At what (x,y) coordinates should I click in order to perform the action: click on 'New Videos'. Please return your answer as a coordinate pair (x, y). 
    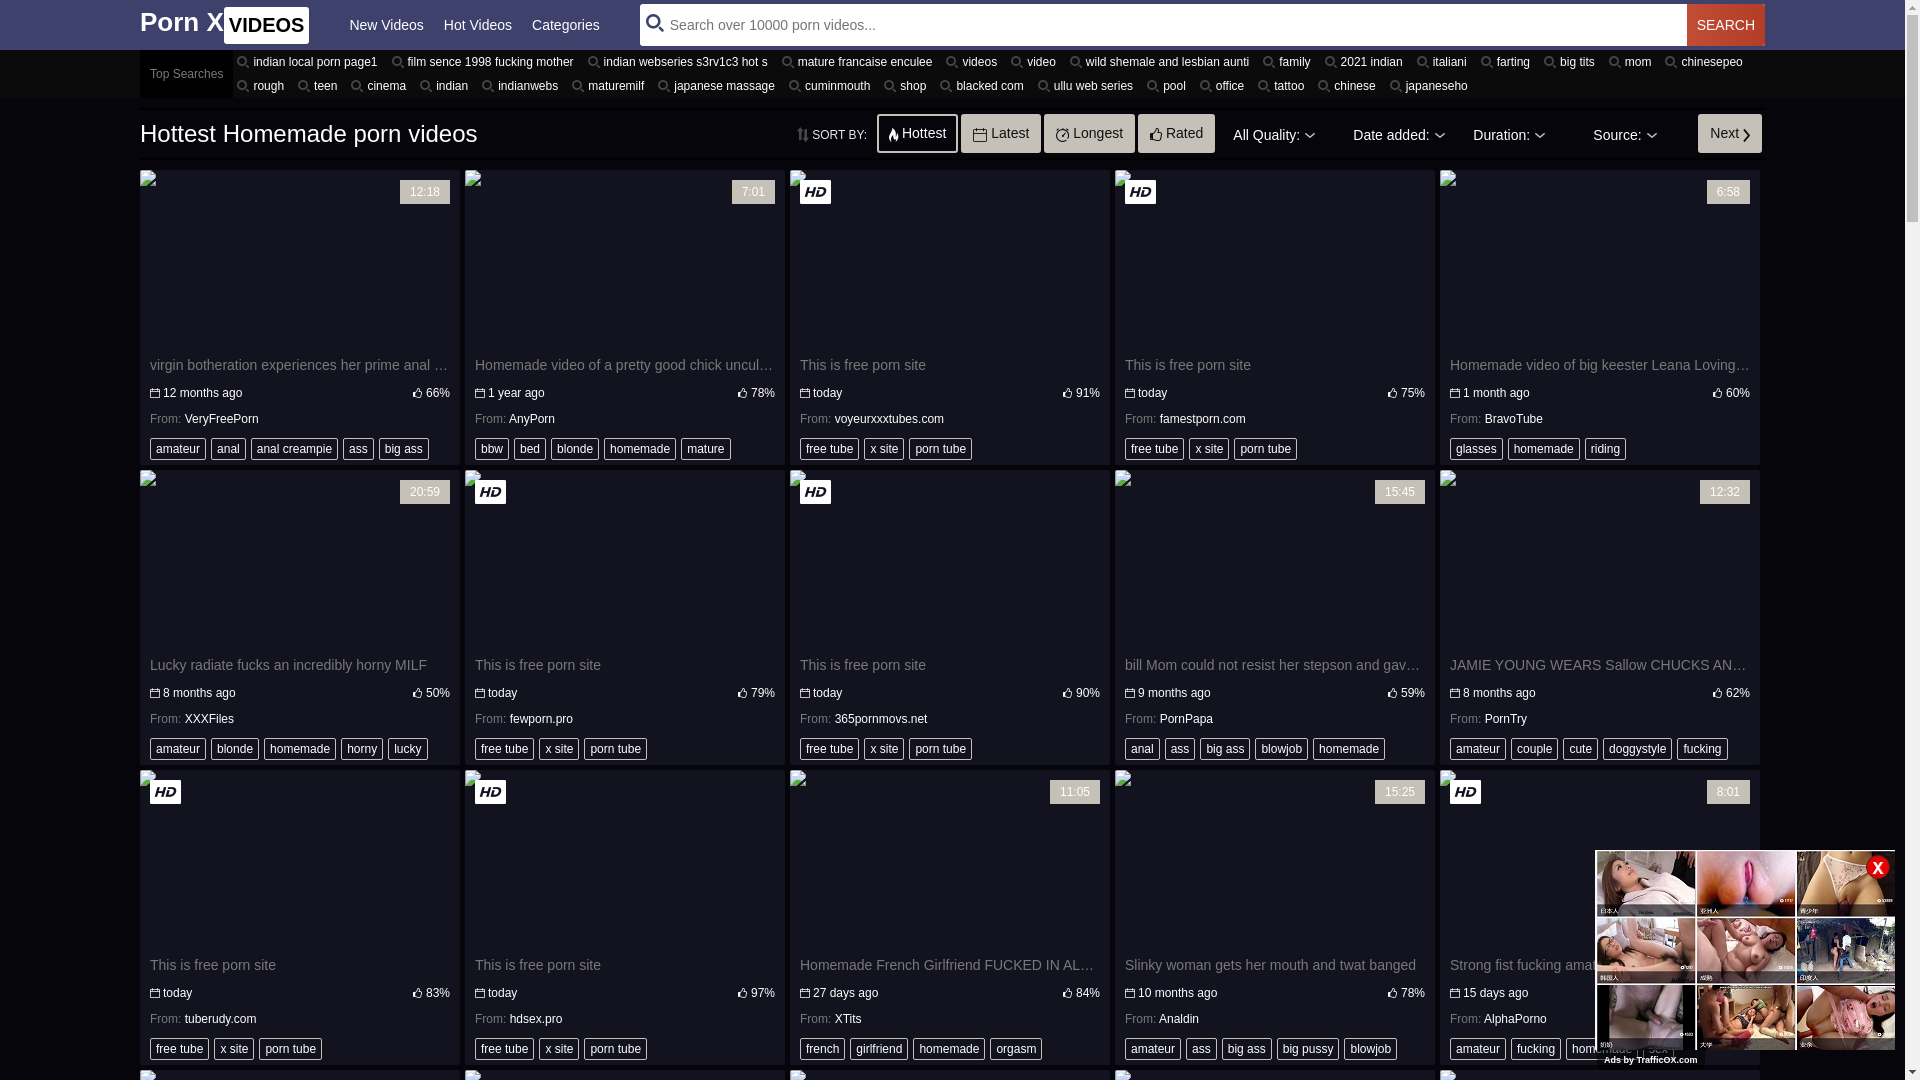
    Looking at the image, I should click on (385, 24).